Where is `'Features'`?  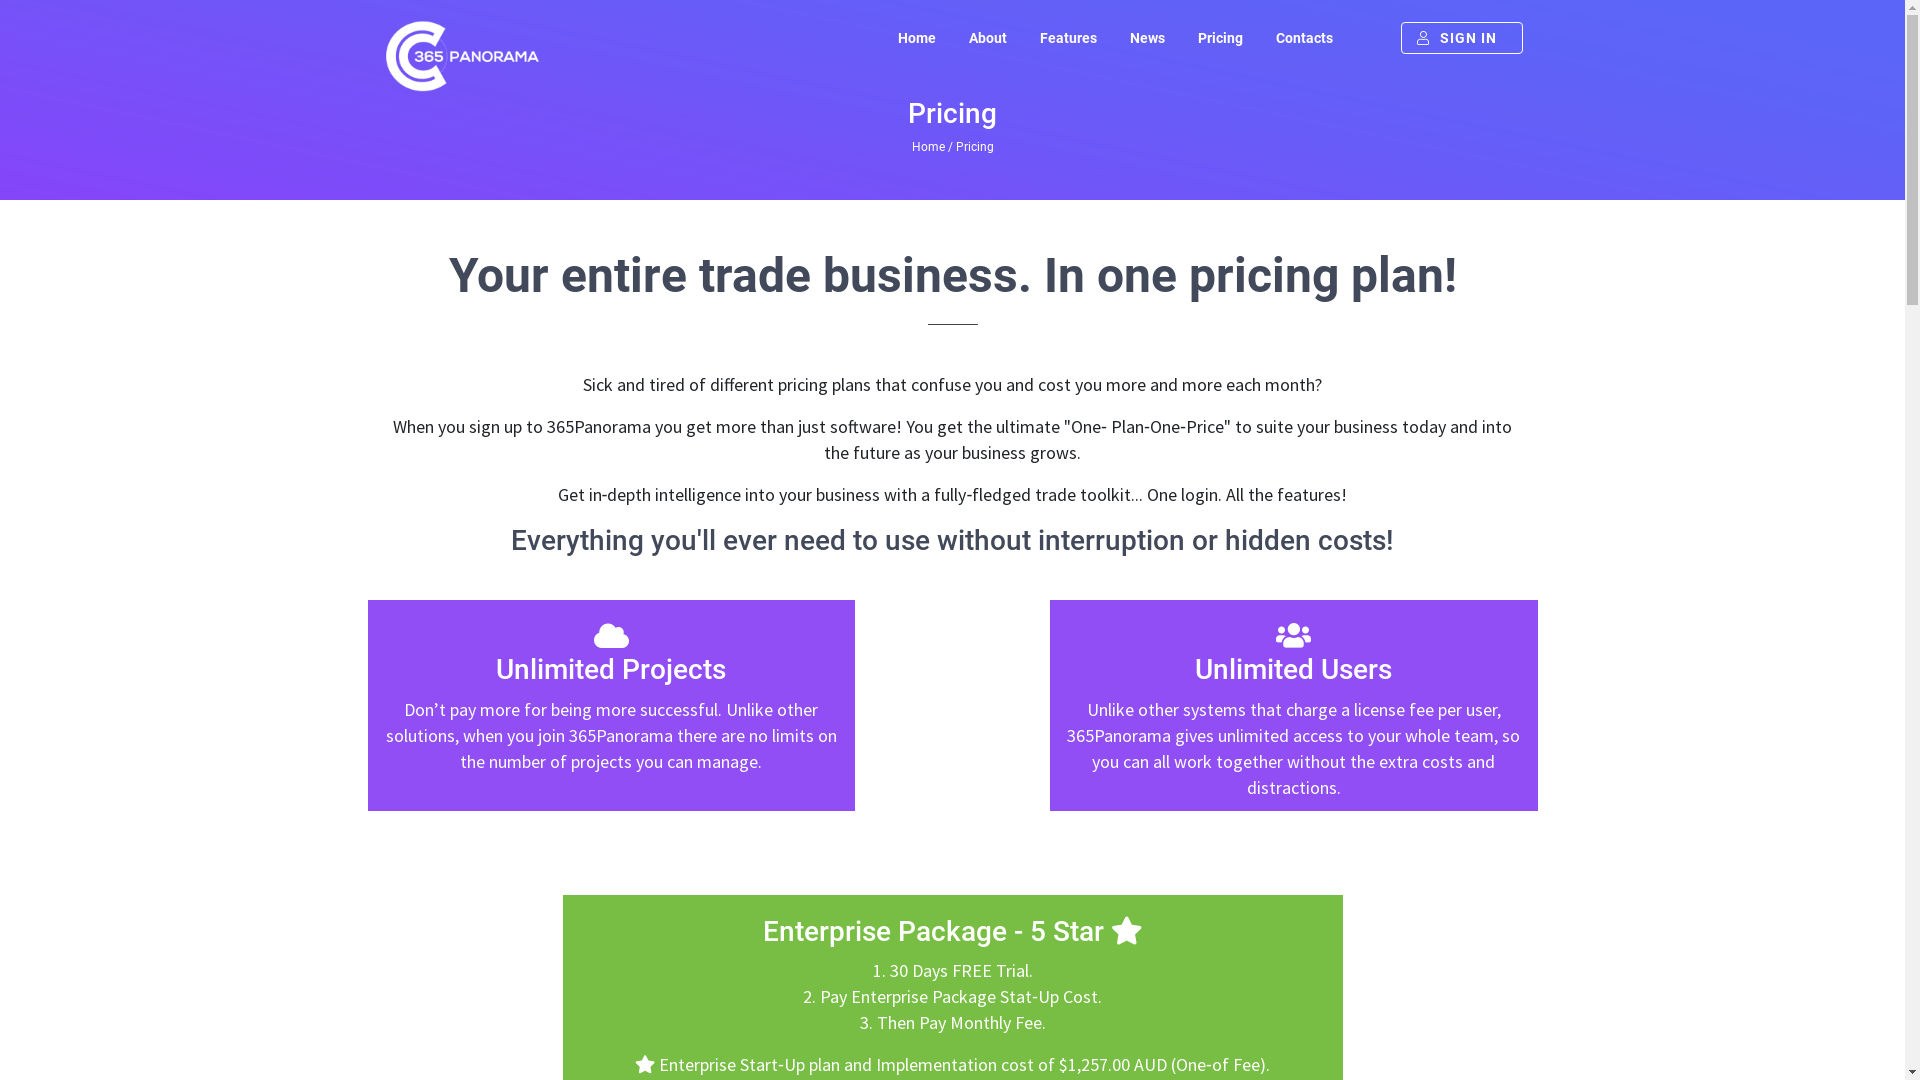
'Features' is located at coordinates (1066, 38).